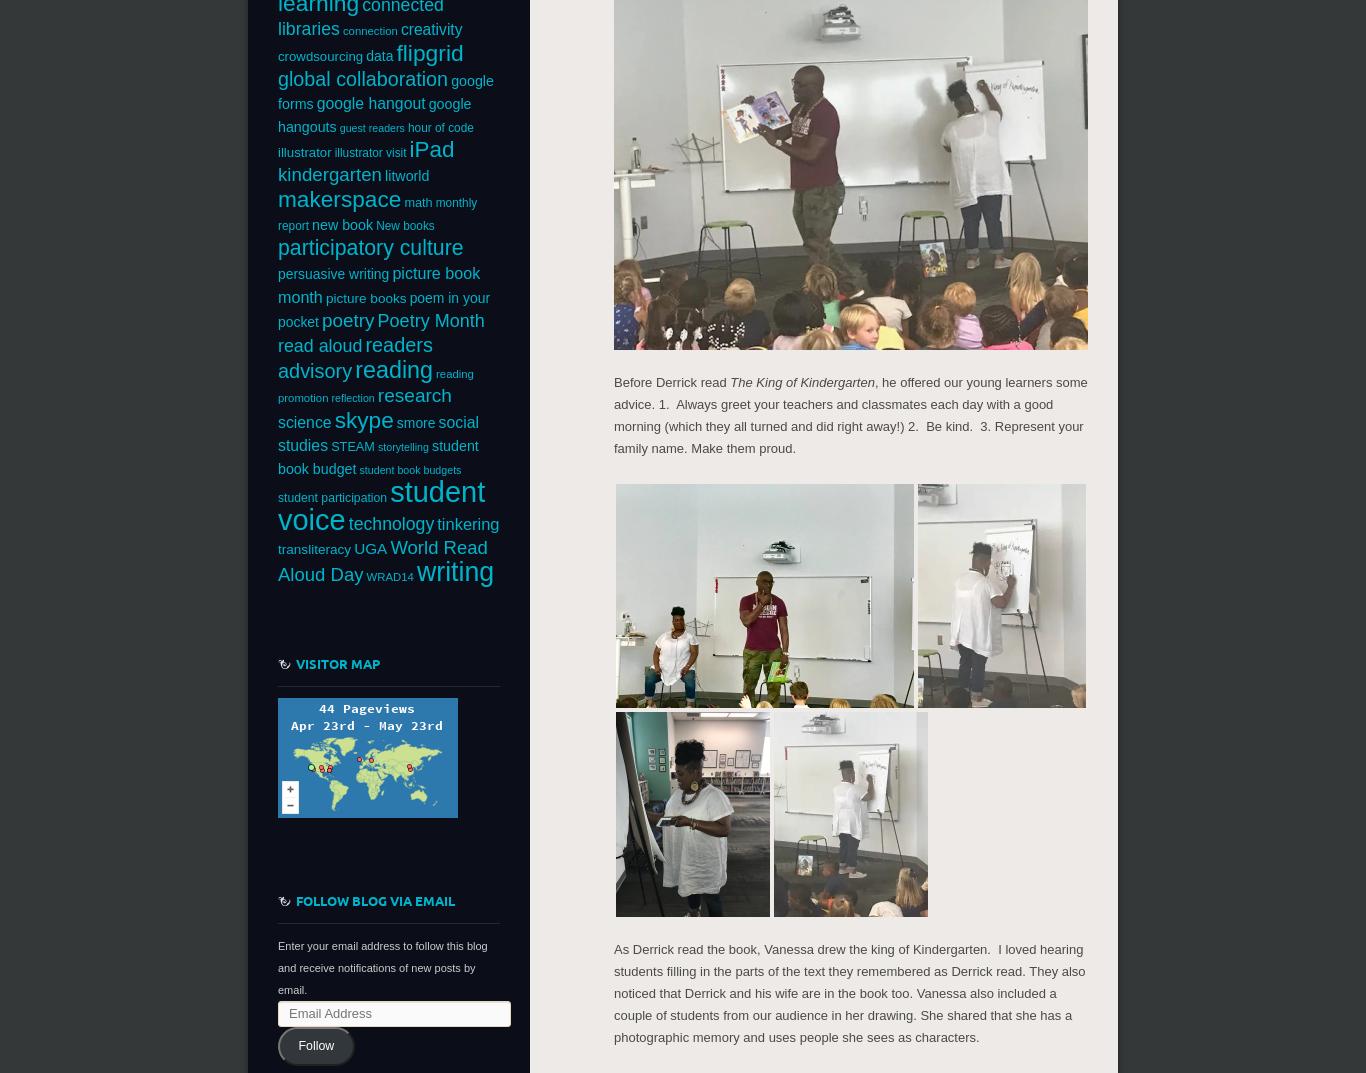  What do you see at coordinates (398, 28) in the screenshot?
I see `'creativity'` at bounding box center [398, 28].